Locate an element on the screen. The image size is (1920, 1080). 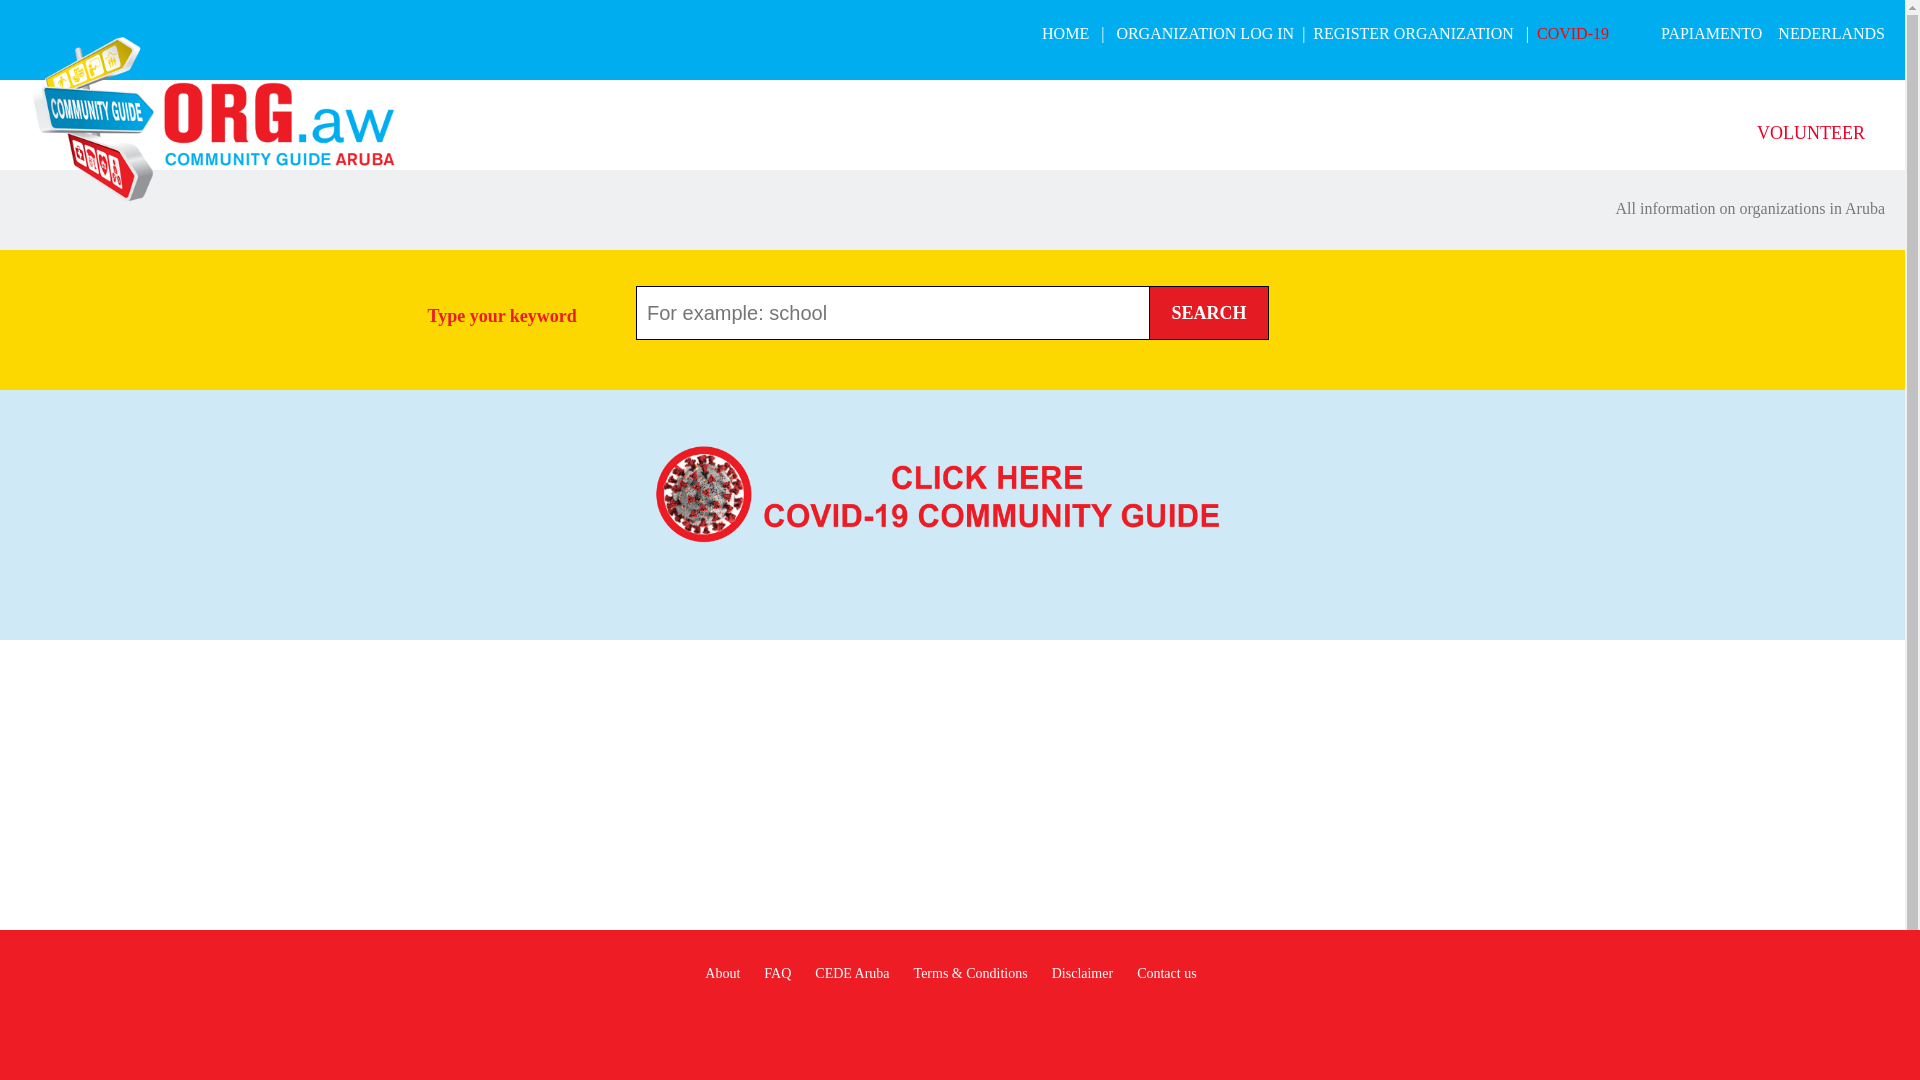
'NEDERLANDS' is located at coordinates (1831, 33).